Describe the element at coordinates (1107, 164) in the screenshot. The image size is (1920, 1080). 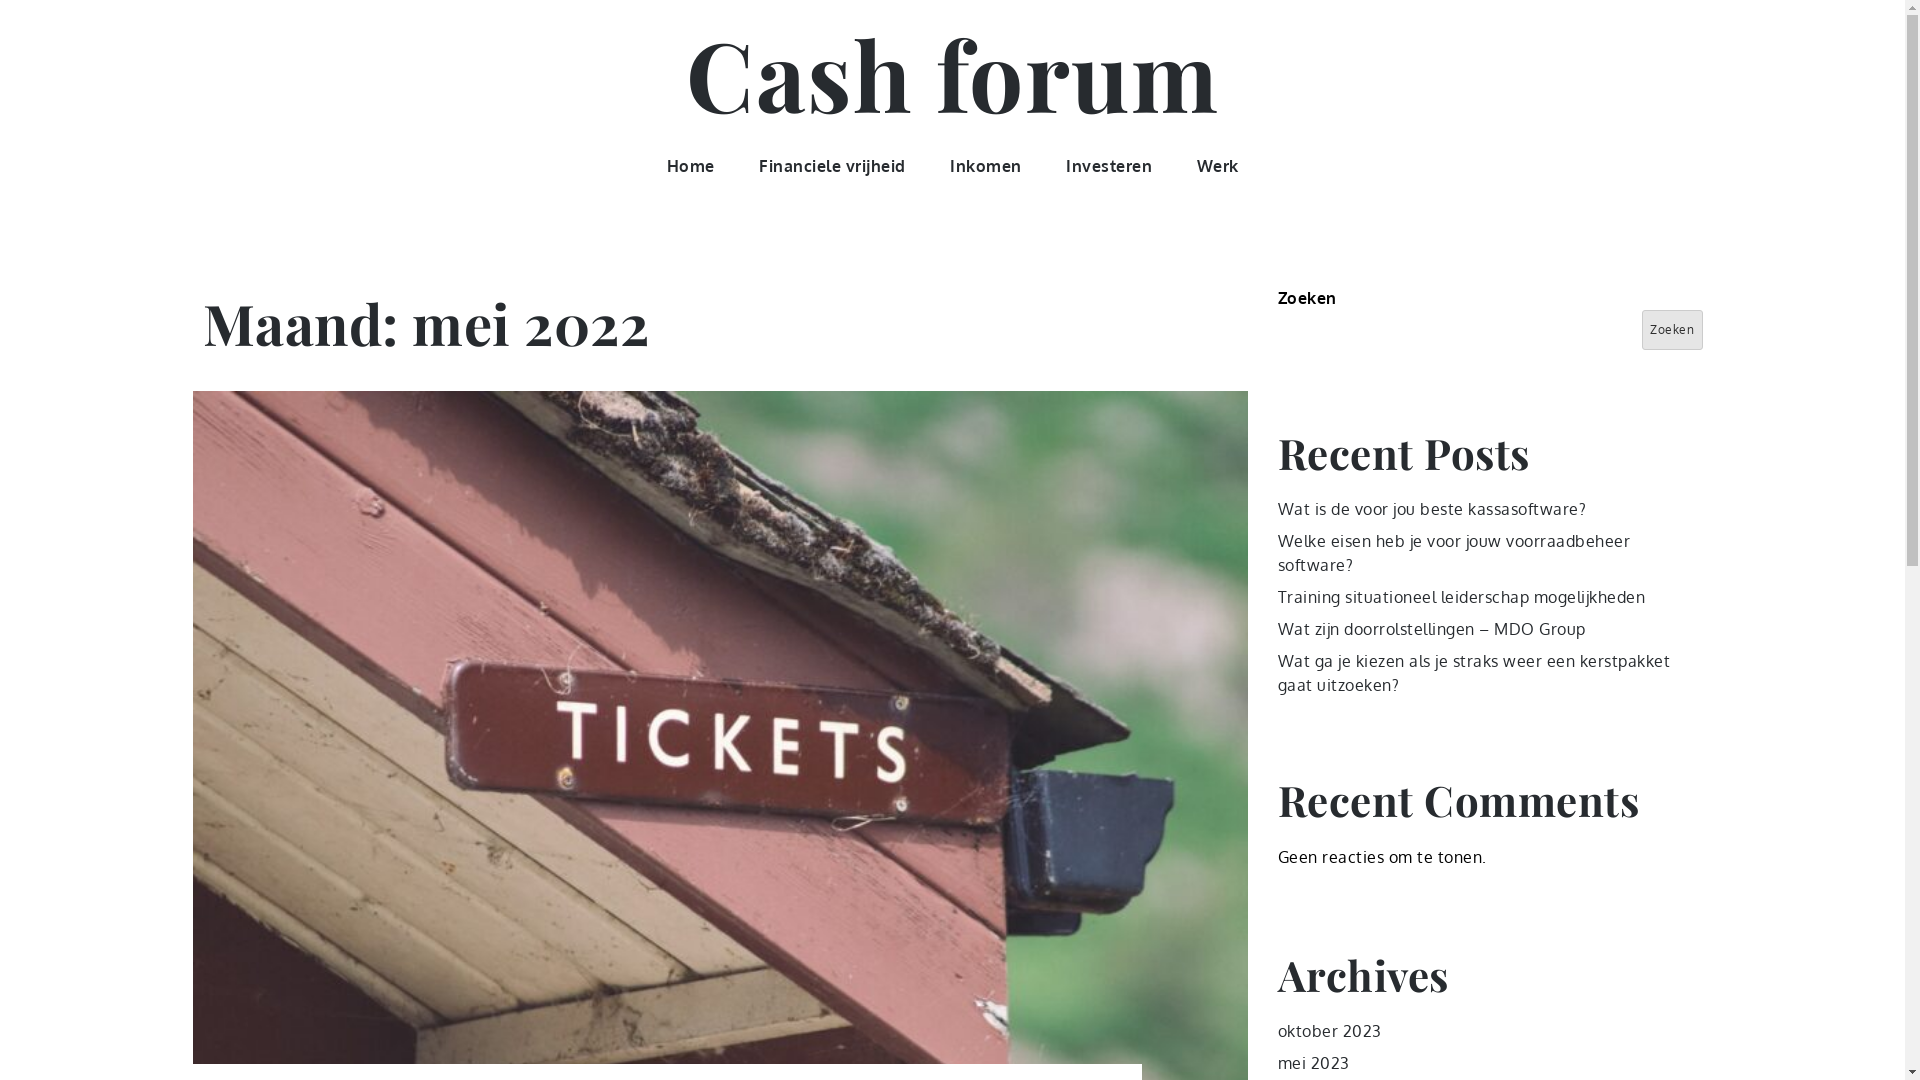
I see `'Investeren'` at that location.